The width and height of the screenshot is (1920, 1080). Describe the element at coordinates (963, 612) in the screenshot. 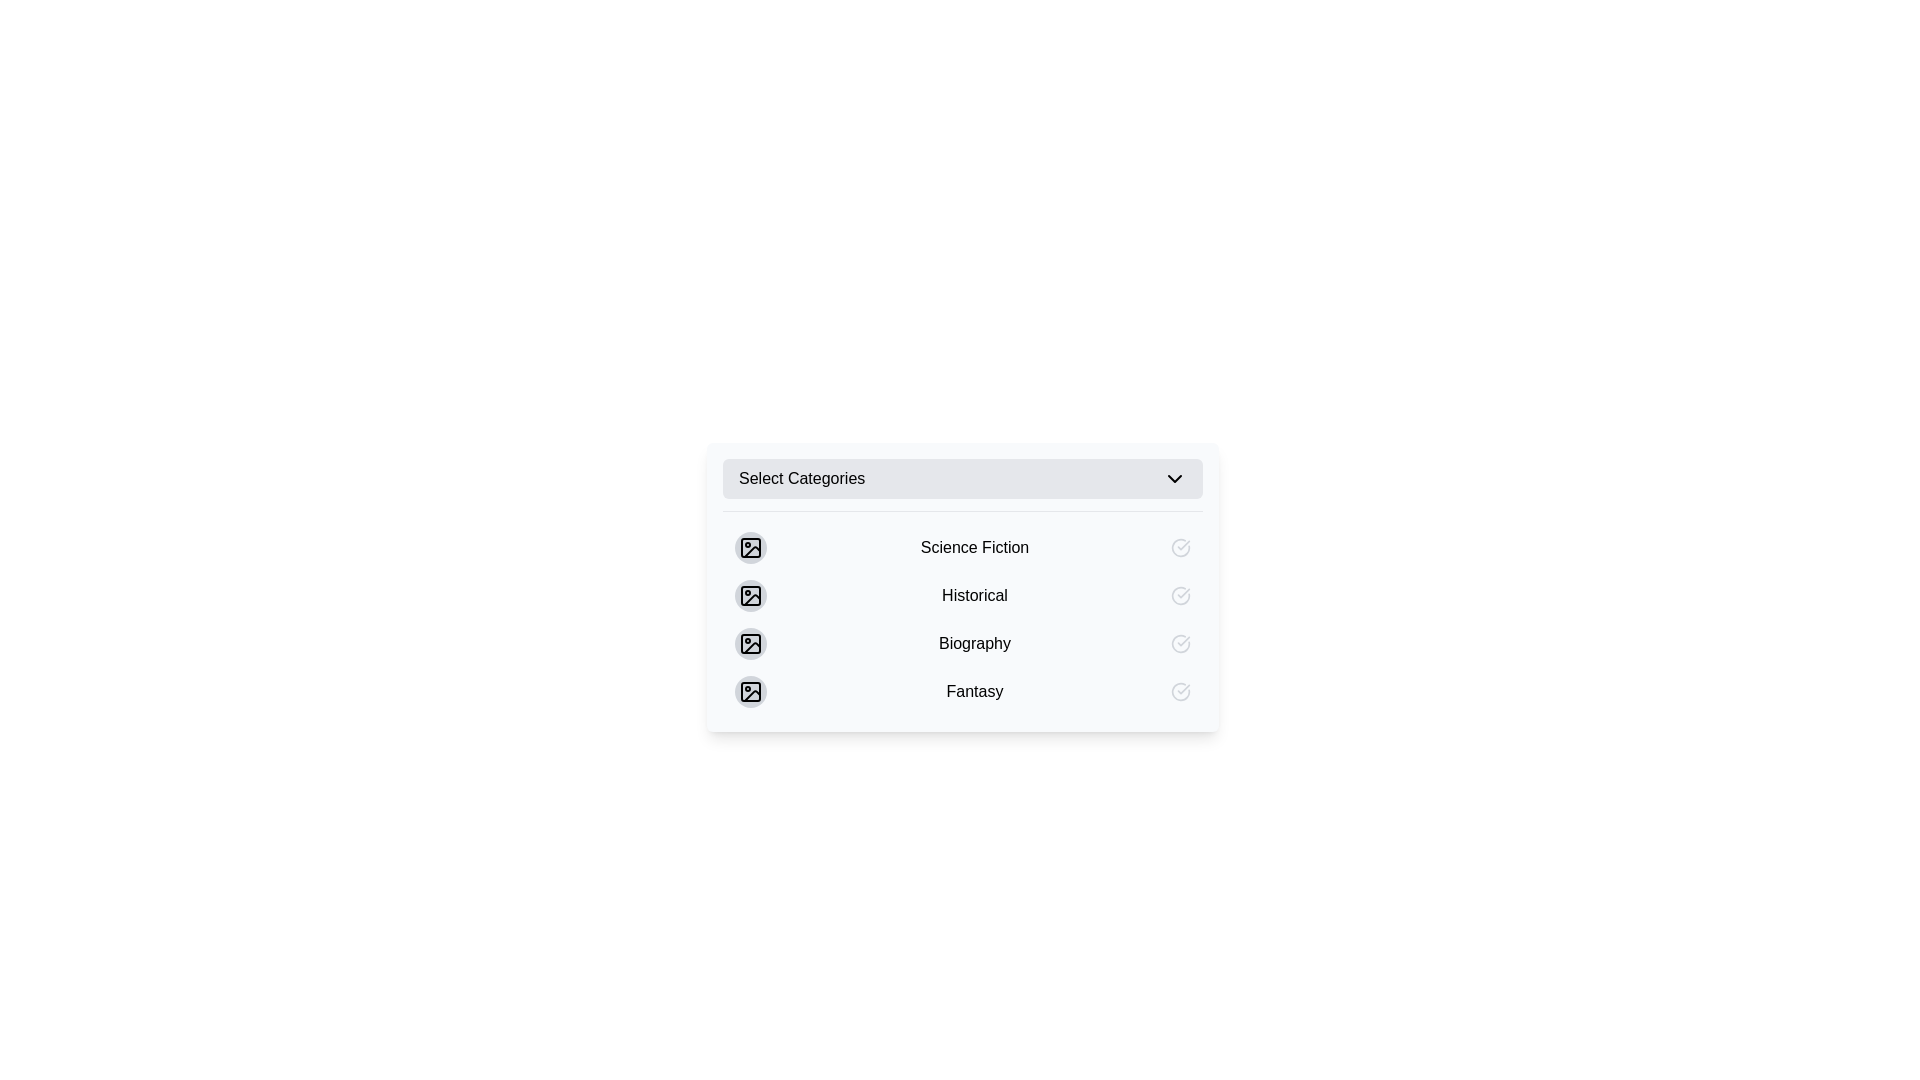

I see `the row in the category list` at that location.